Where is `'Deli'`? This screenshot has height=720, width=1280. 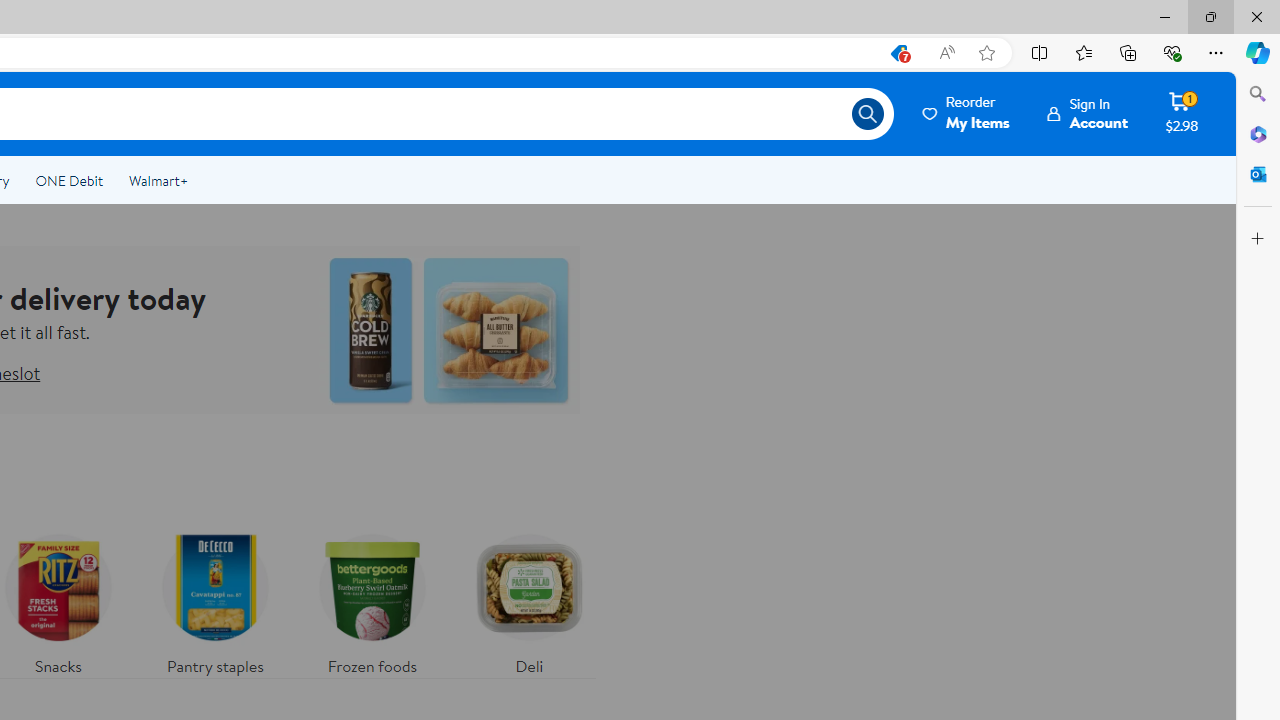
'Deli' is located at coordinates (529, 598).